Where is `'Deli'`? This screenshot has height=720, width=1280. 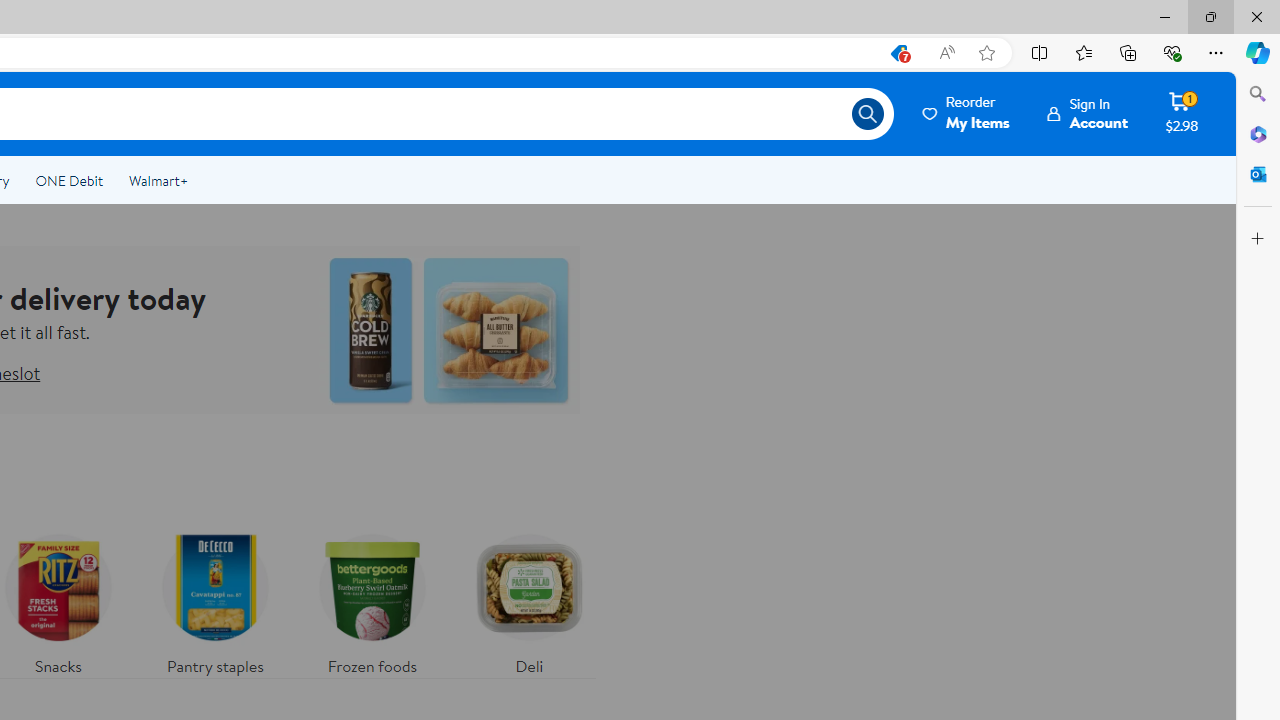
'Deli' is located at coordinates (529, 598).